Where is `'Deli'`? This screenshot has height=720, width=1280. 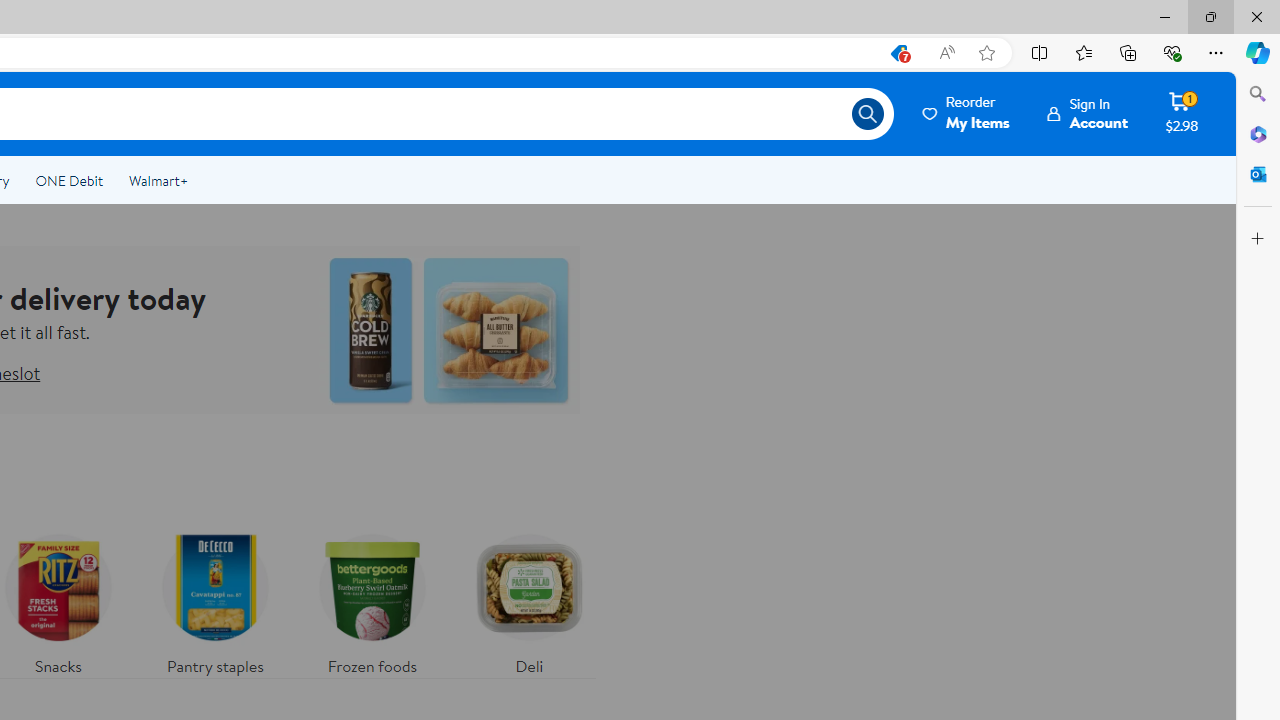
'Deli' is located at coordinates (529, 598).